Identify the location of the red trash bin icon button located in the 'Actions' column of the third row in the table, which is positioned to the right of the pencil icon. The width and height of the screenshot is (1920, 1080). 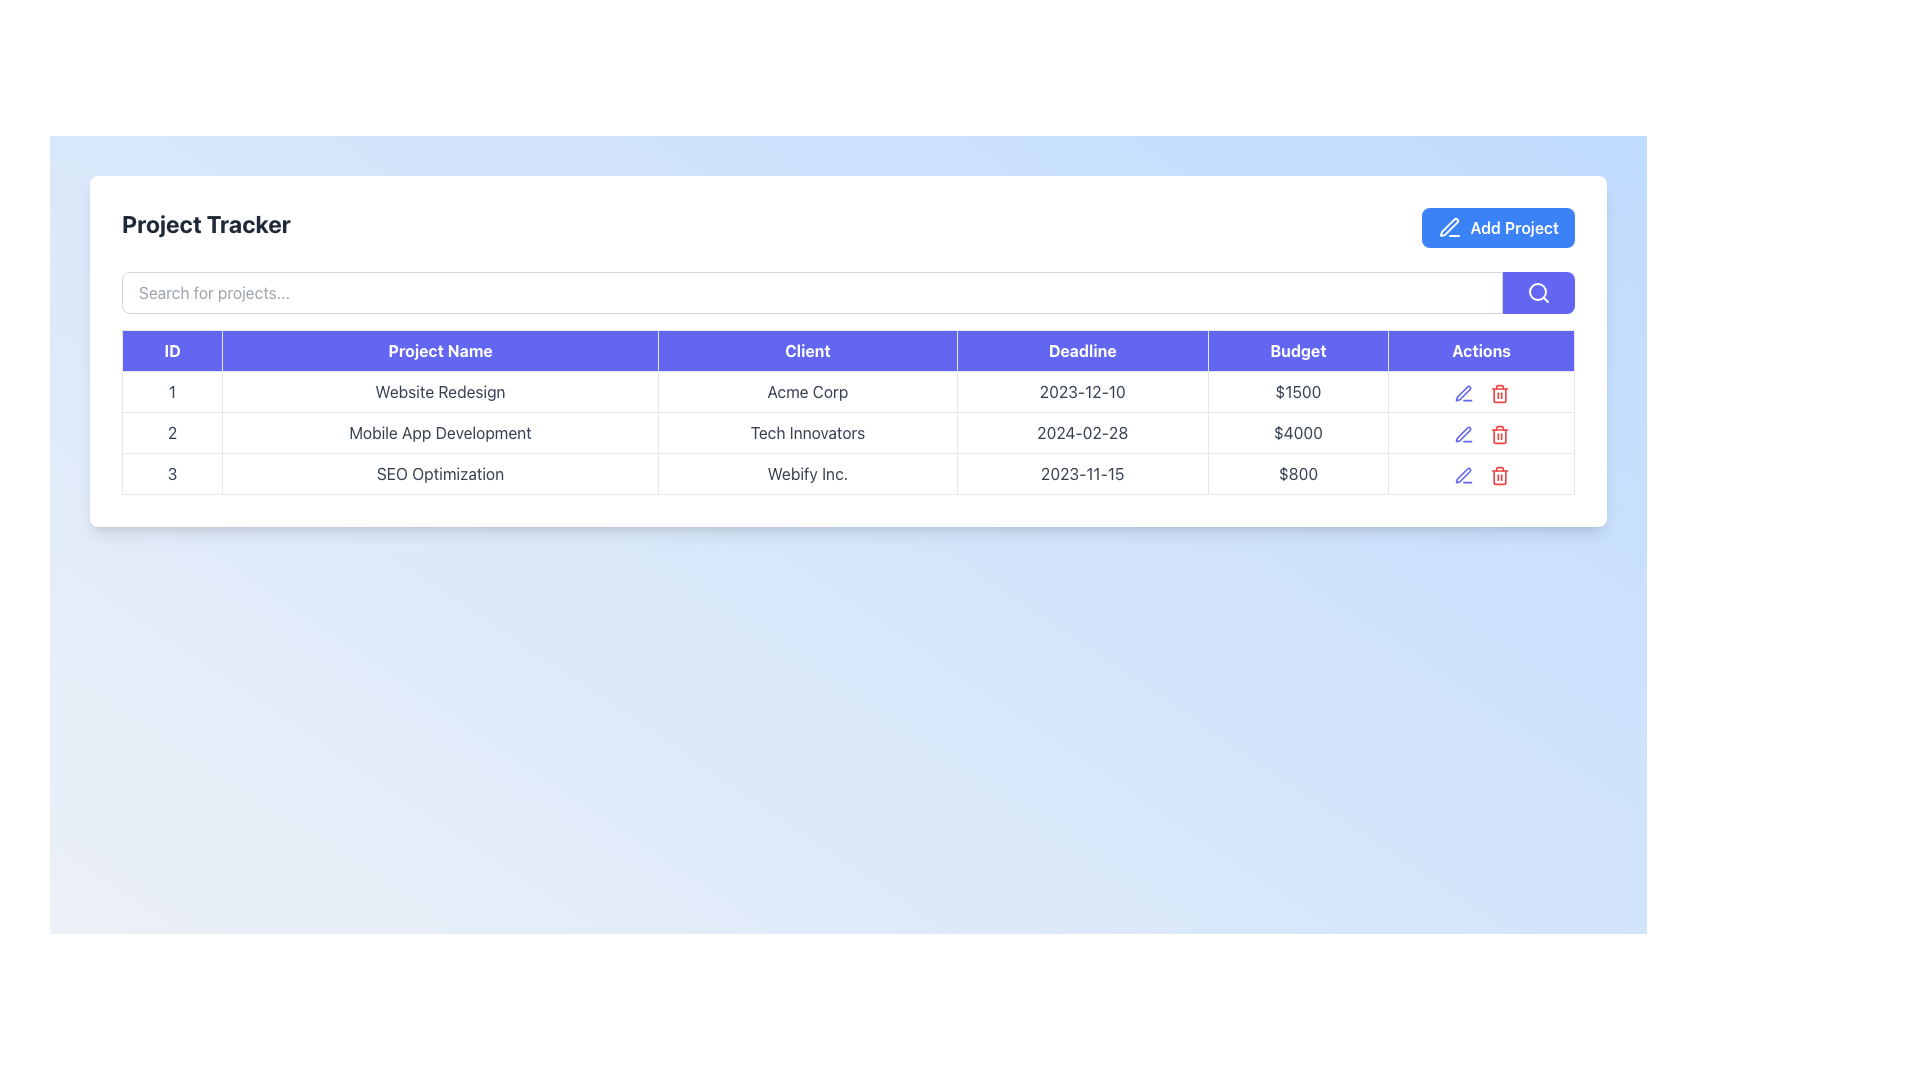
(1498, 474).